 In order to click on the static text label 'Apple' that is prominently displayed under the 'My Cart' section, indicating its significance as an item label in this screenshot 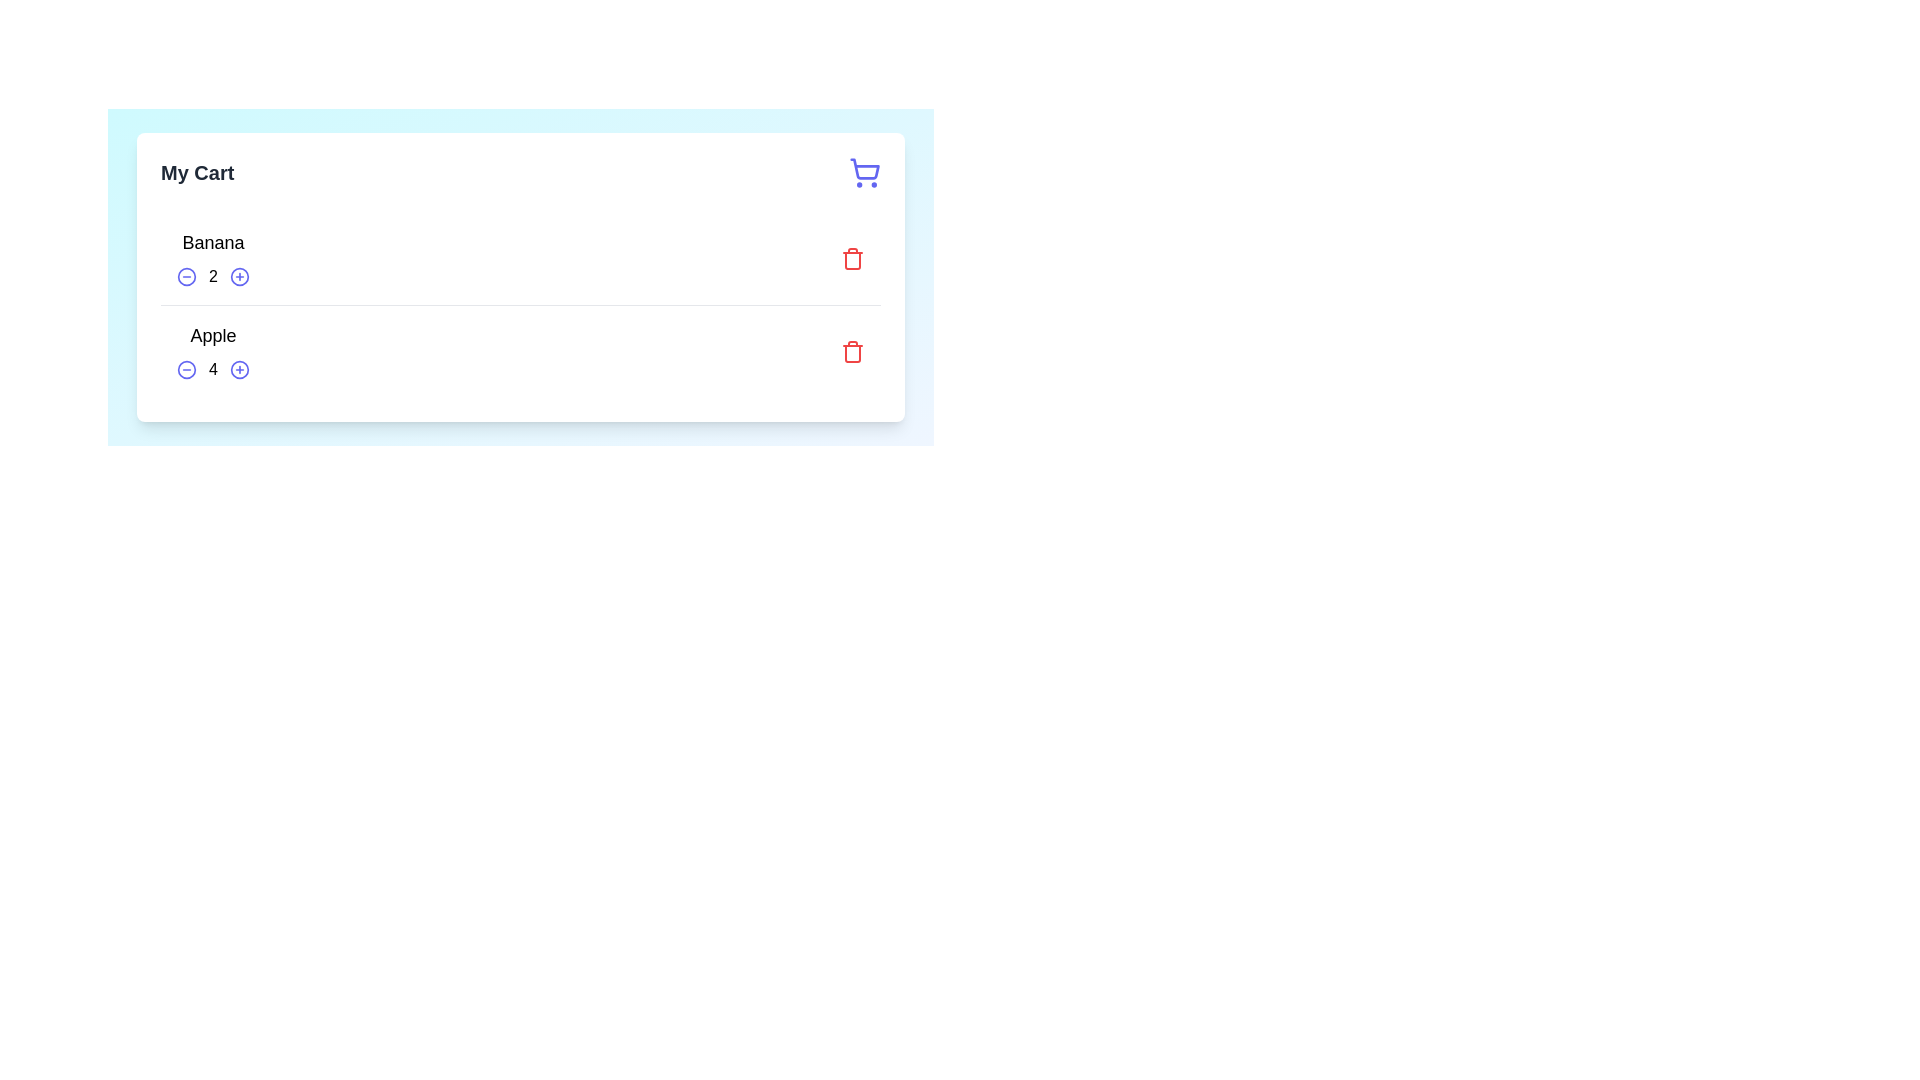, I will do `click(213, 334)`.